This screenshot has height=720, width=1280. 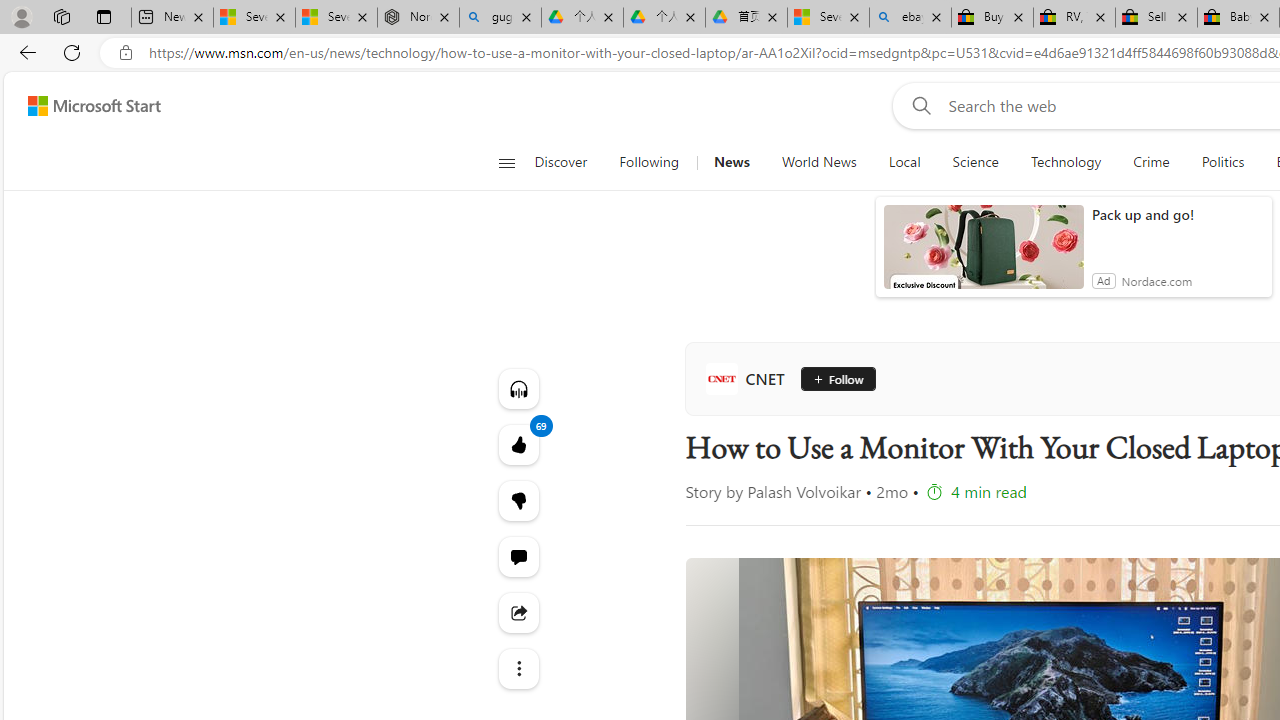 What do you see at coordinates (748, 379) in the screenshot?
I see `'CNET'` at bounding box center [748, 379].